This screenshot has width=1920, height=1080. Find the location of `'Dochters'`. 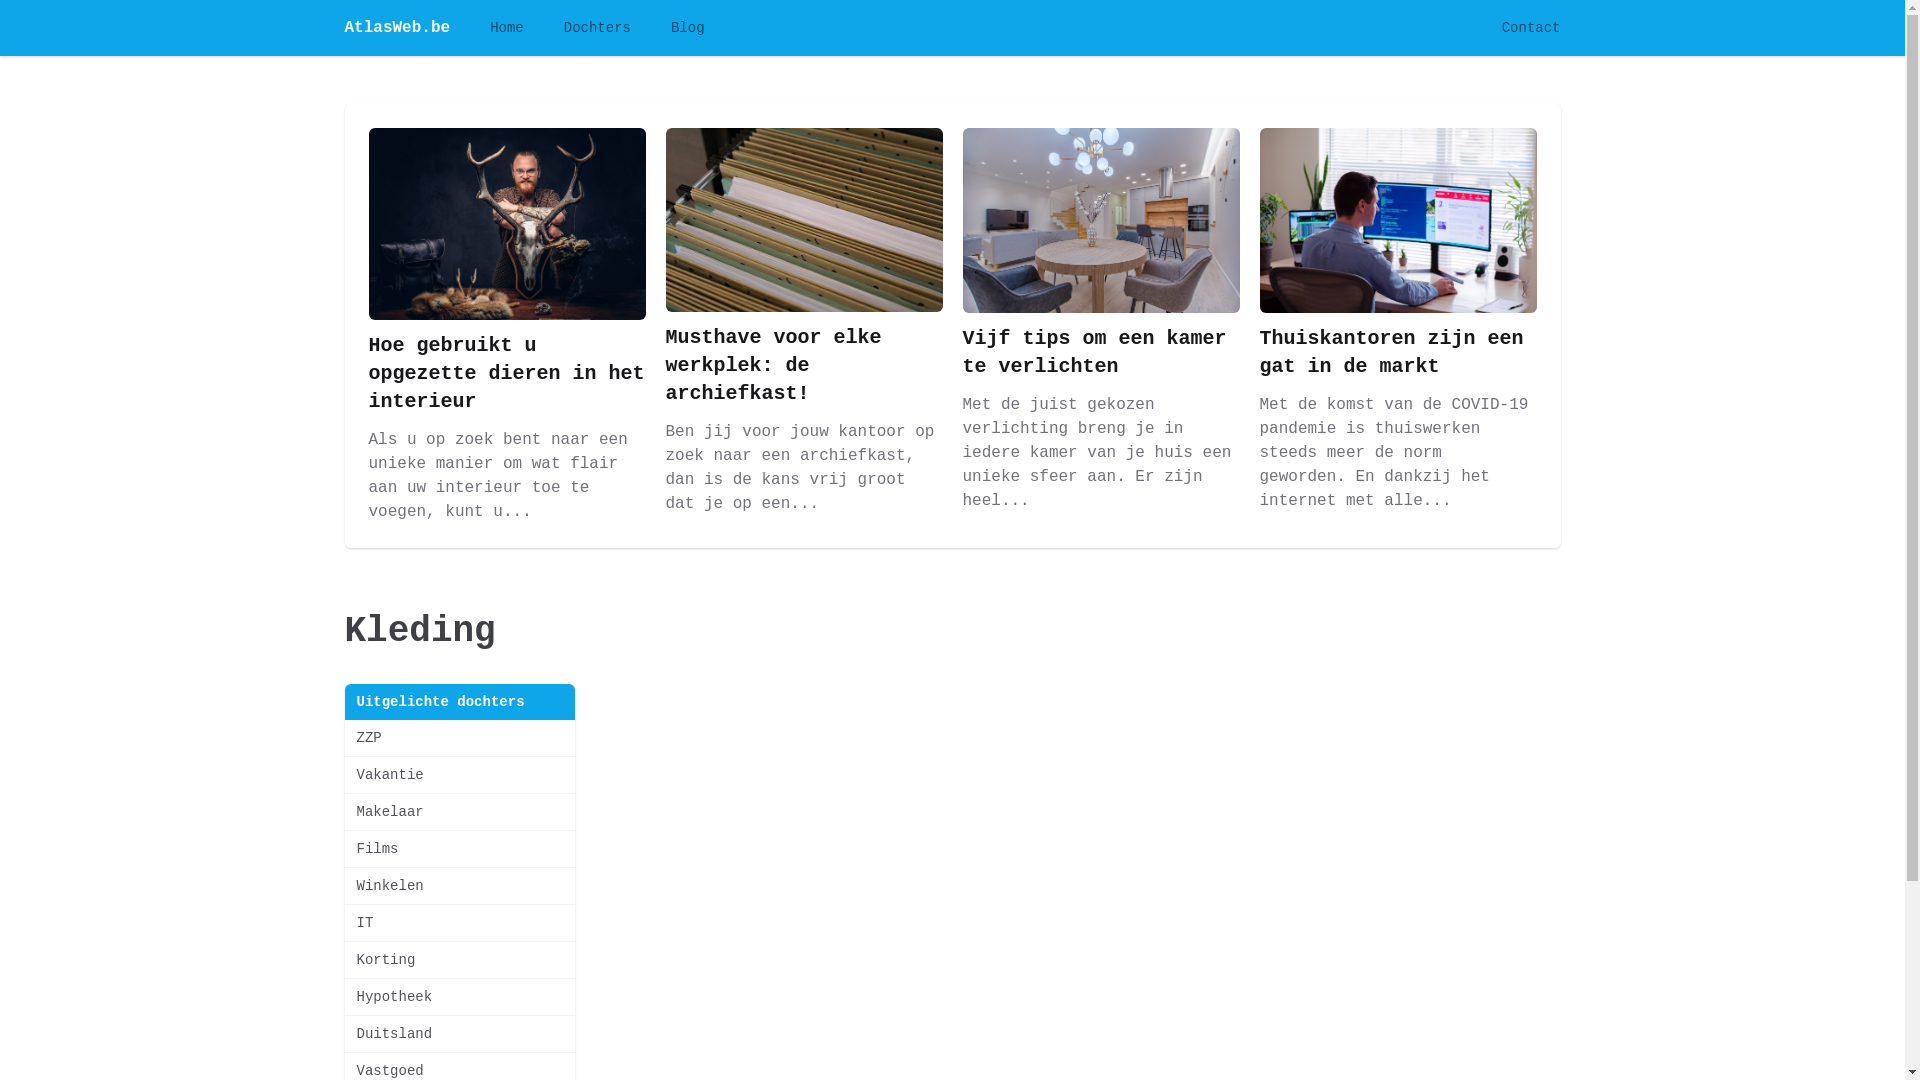

'Dochters' is located at coordinates (596, 27).